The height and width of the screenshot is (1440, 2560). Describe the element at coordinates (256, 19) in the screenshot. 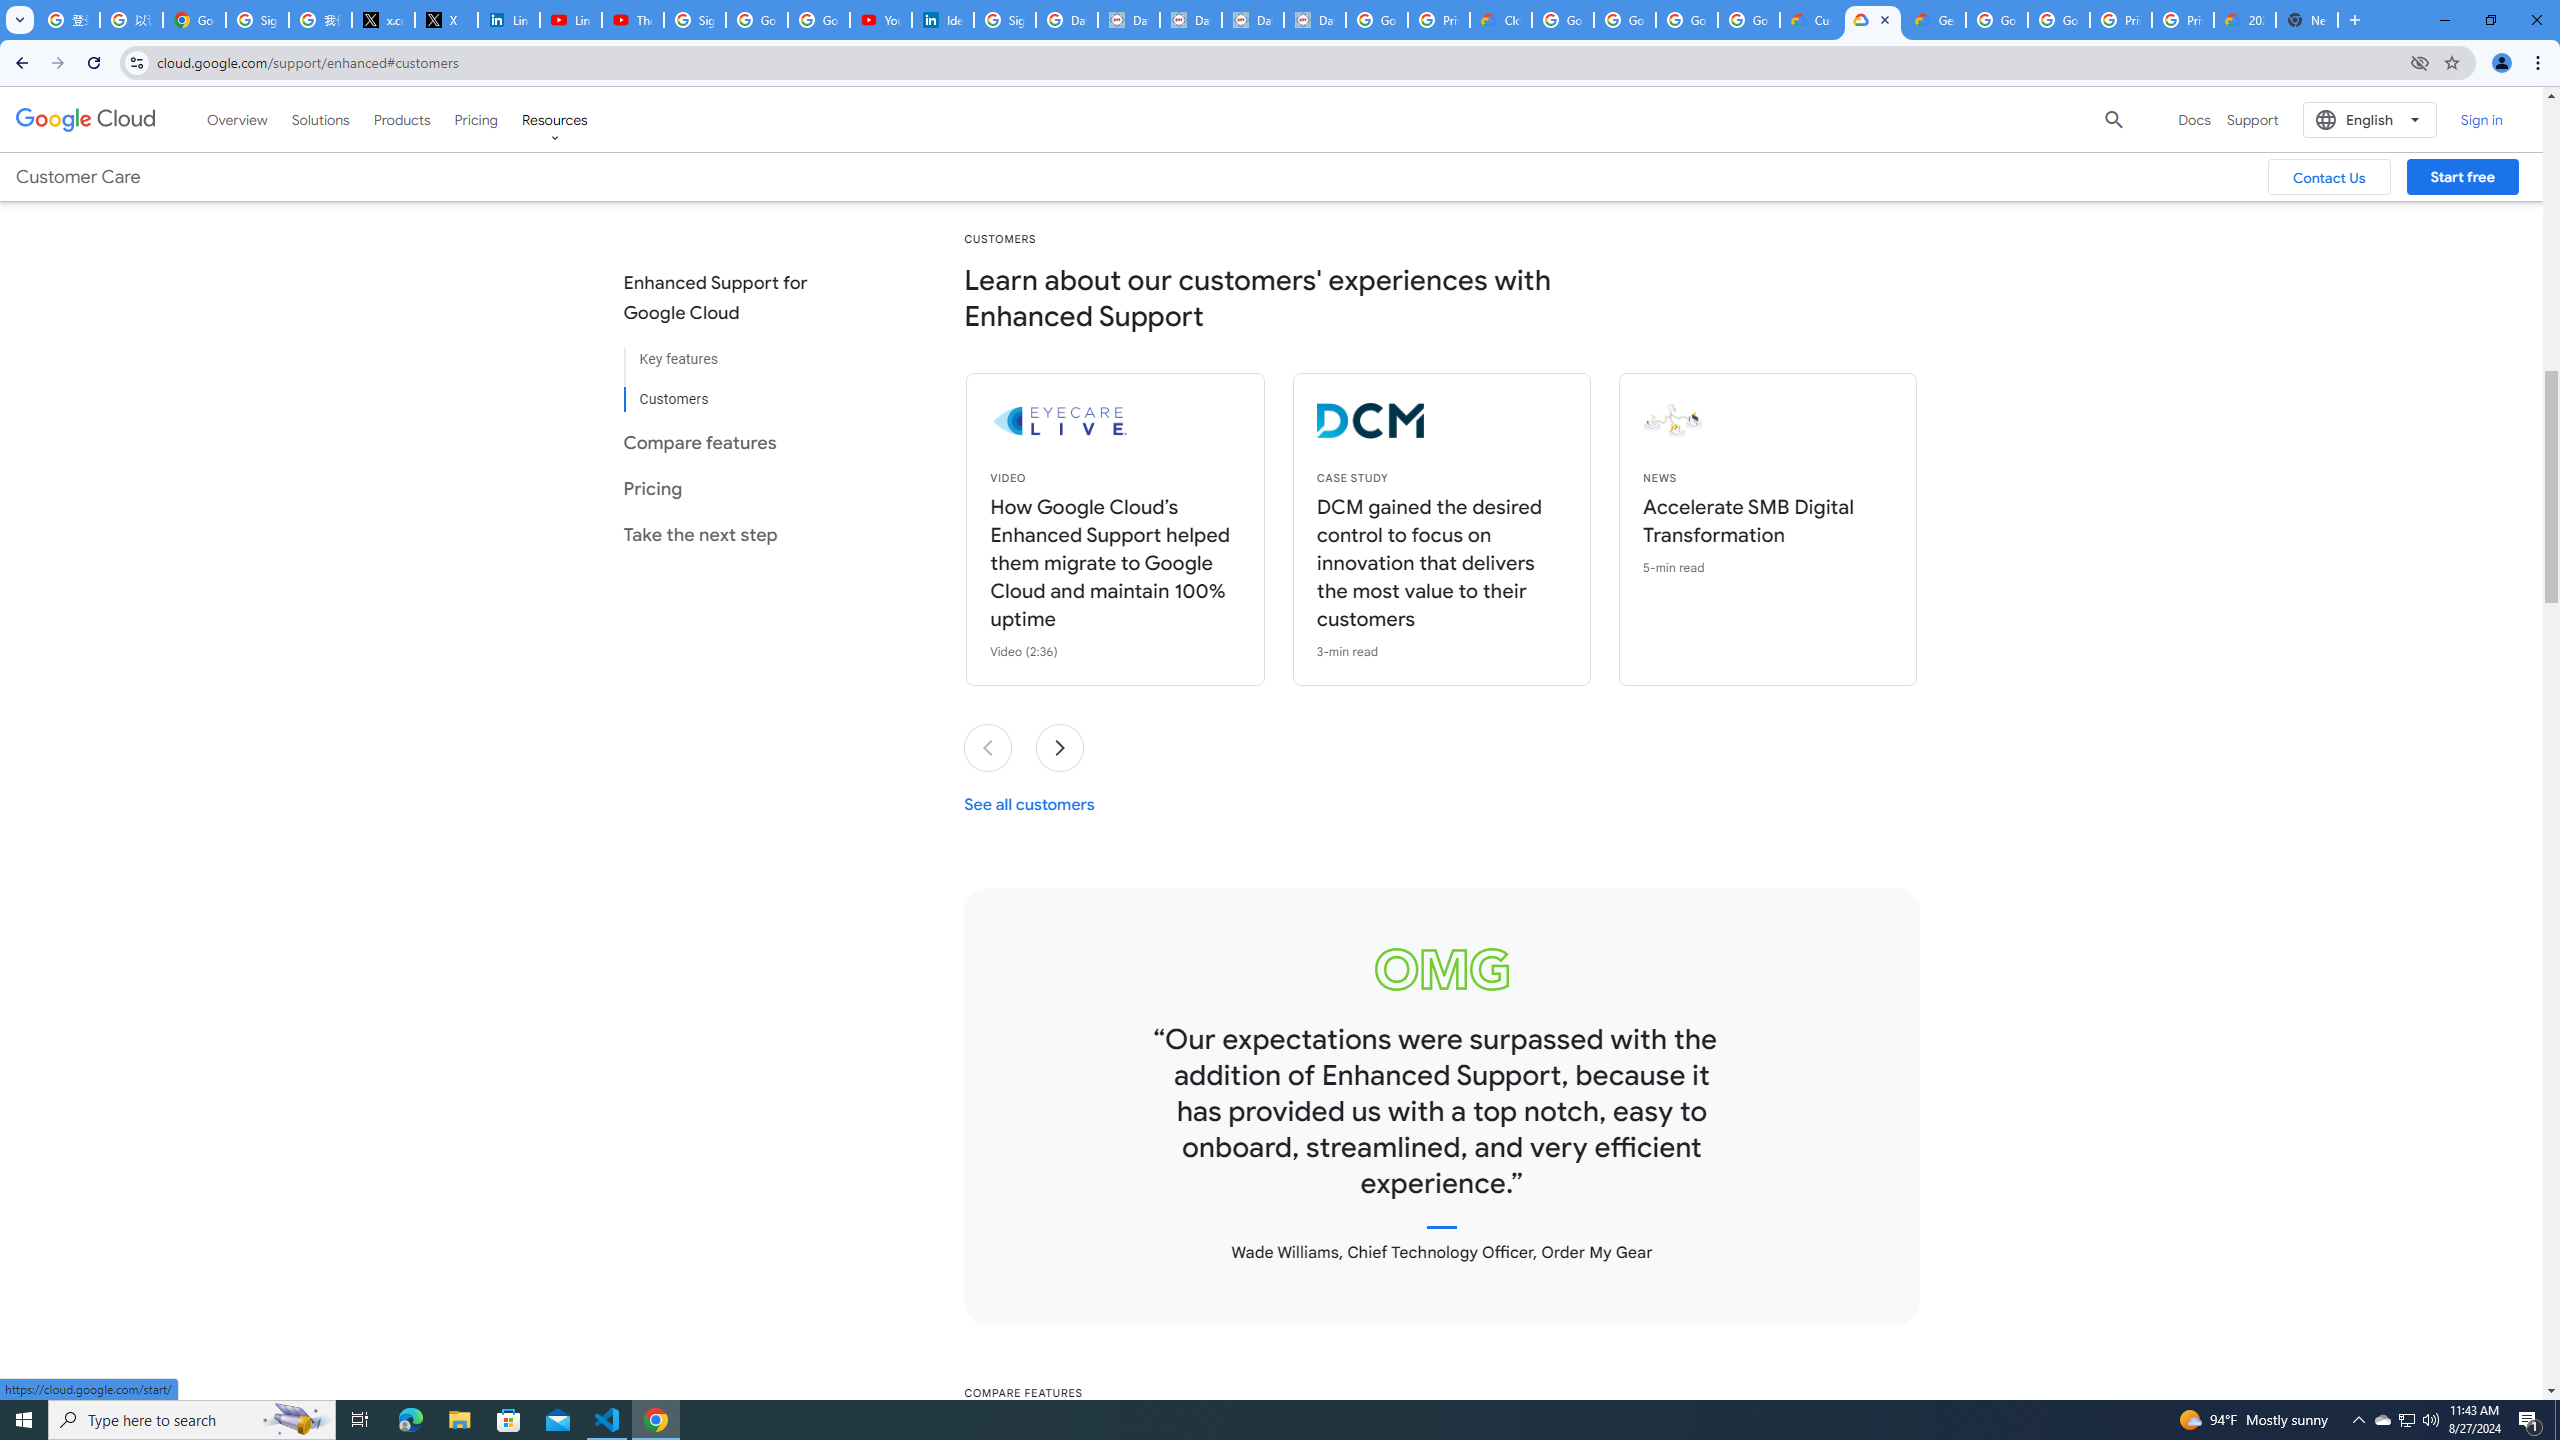

I see `'Sign in - Google Accounts'` at that location.